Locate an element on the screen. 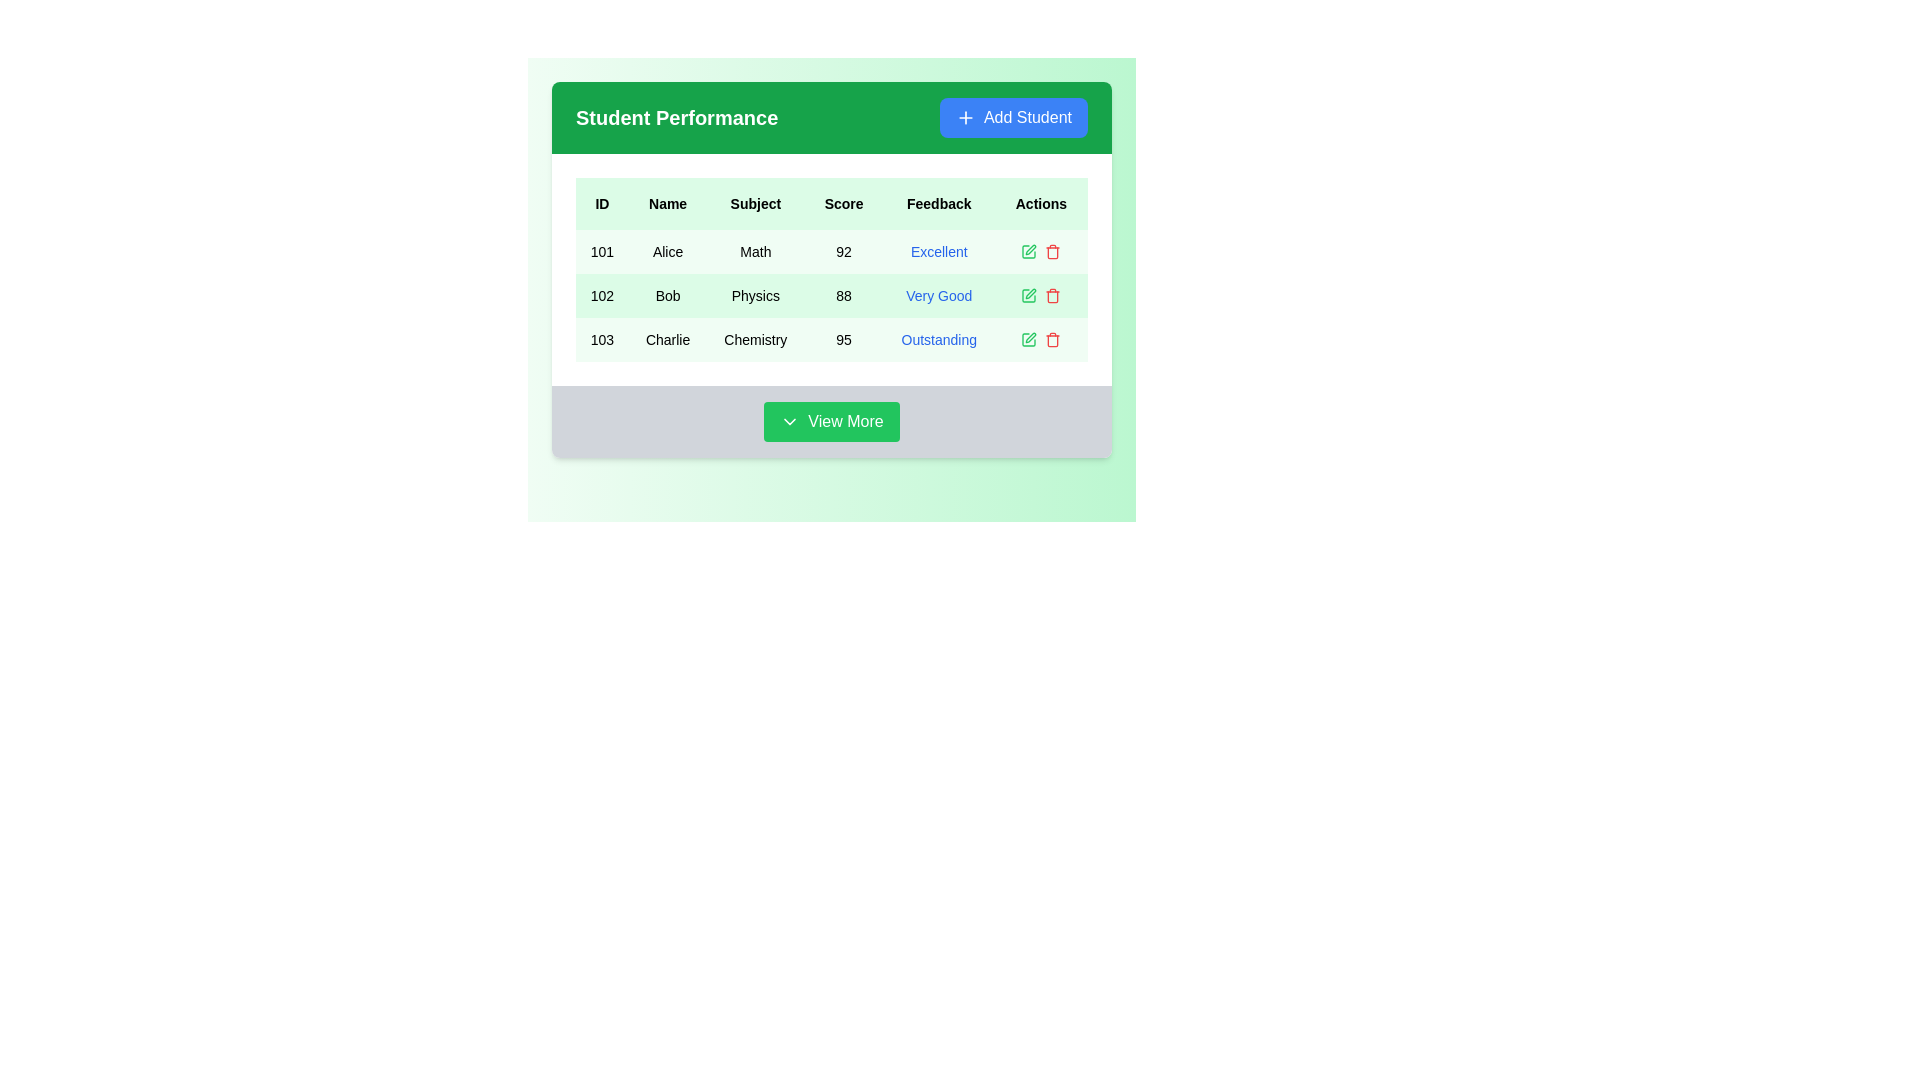 The width and height of the screenshot is (1920, 1080). the text element displaying 'Physics' in the second row of the table under the 'Subject' header, located in the third column of the row for ID '102' and Name 'Bob' is located at coordinates (754, 296).